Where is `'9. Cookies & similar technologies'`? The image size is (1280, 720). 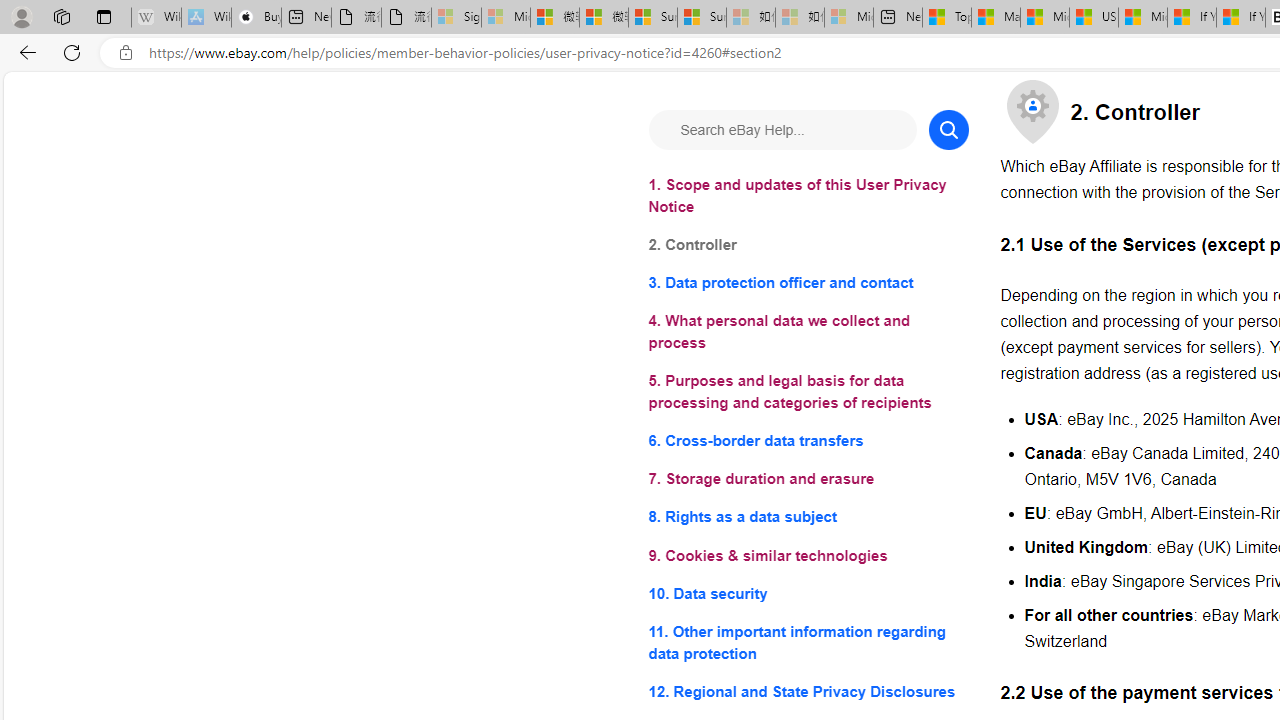
'9. Cookies & similar technologies' is located at coordinates (808, 555).